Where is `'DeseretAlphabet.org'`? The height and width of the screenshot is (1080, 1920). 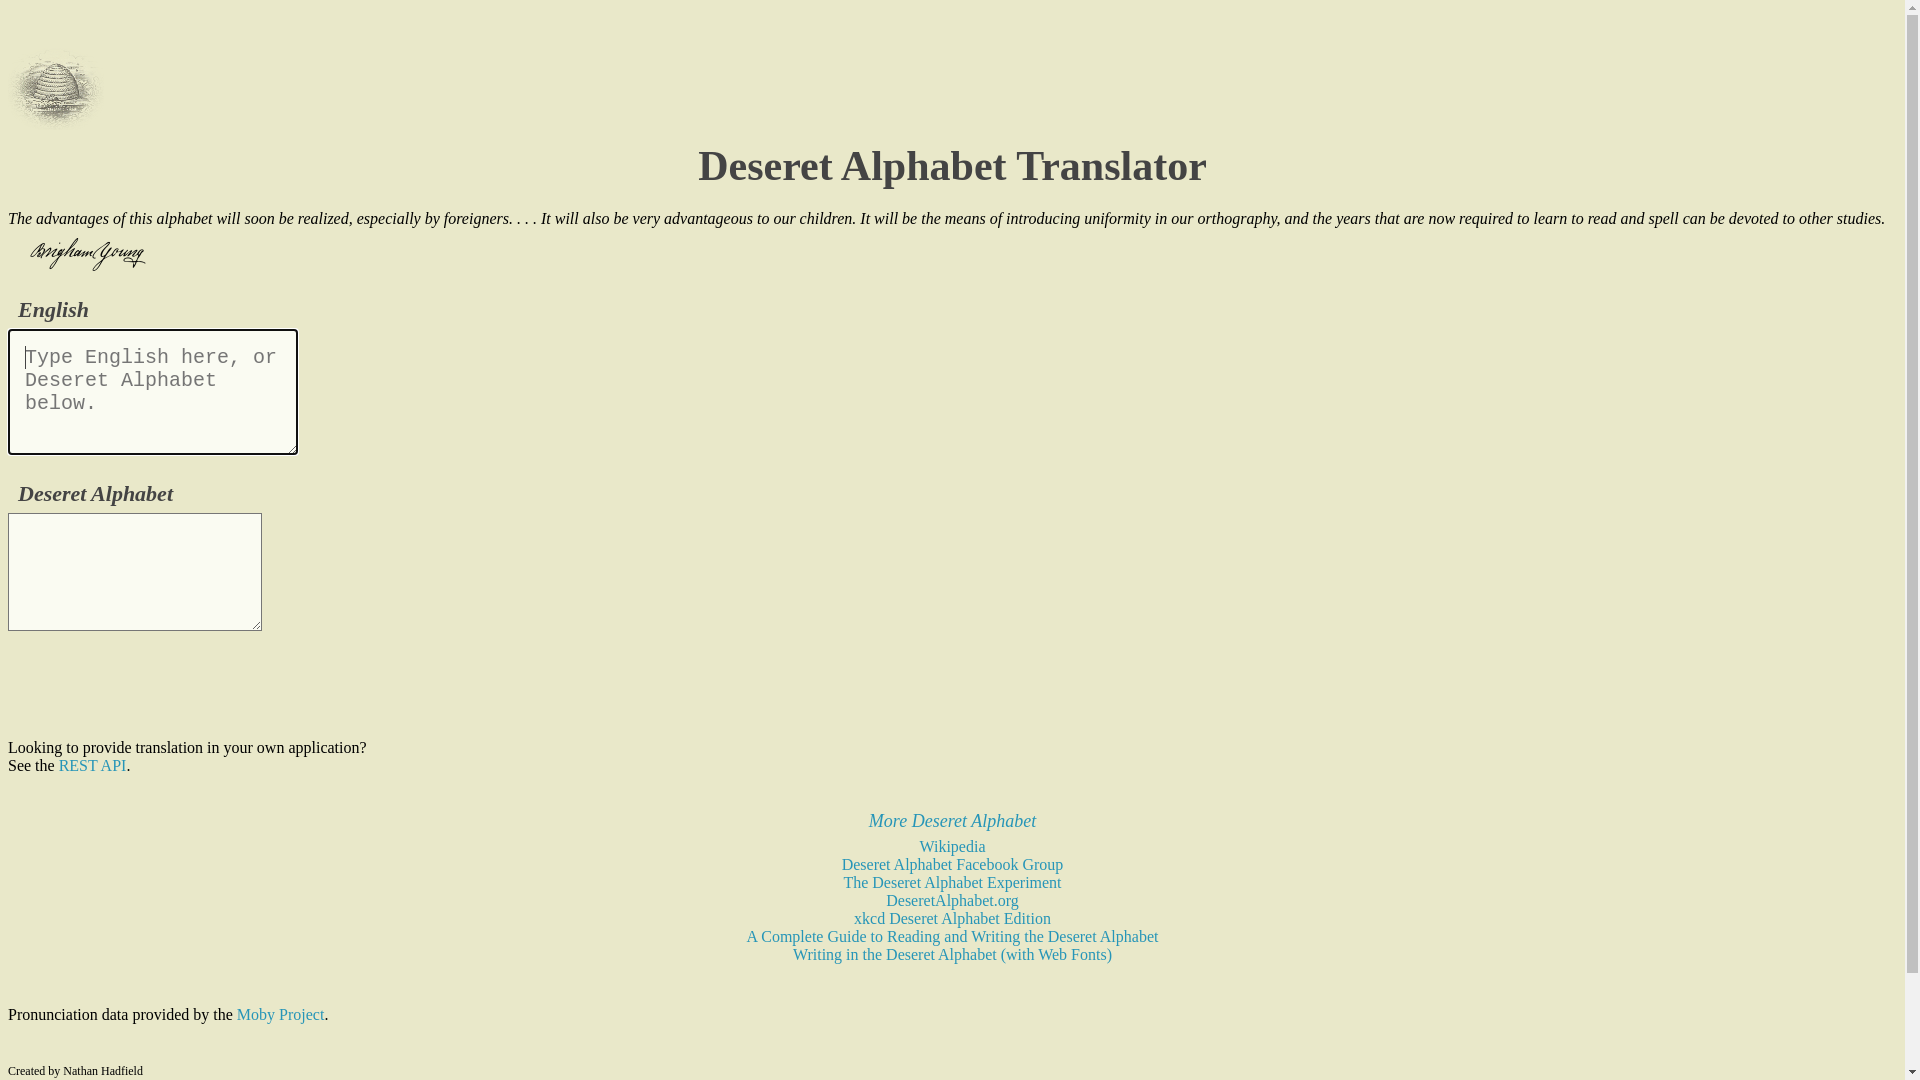 'DeseretAlphabet.org' is located at coordinates (885, 900).